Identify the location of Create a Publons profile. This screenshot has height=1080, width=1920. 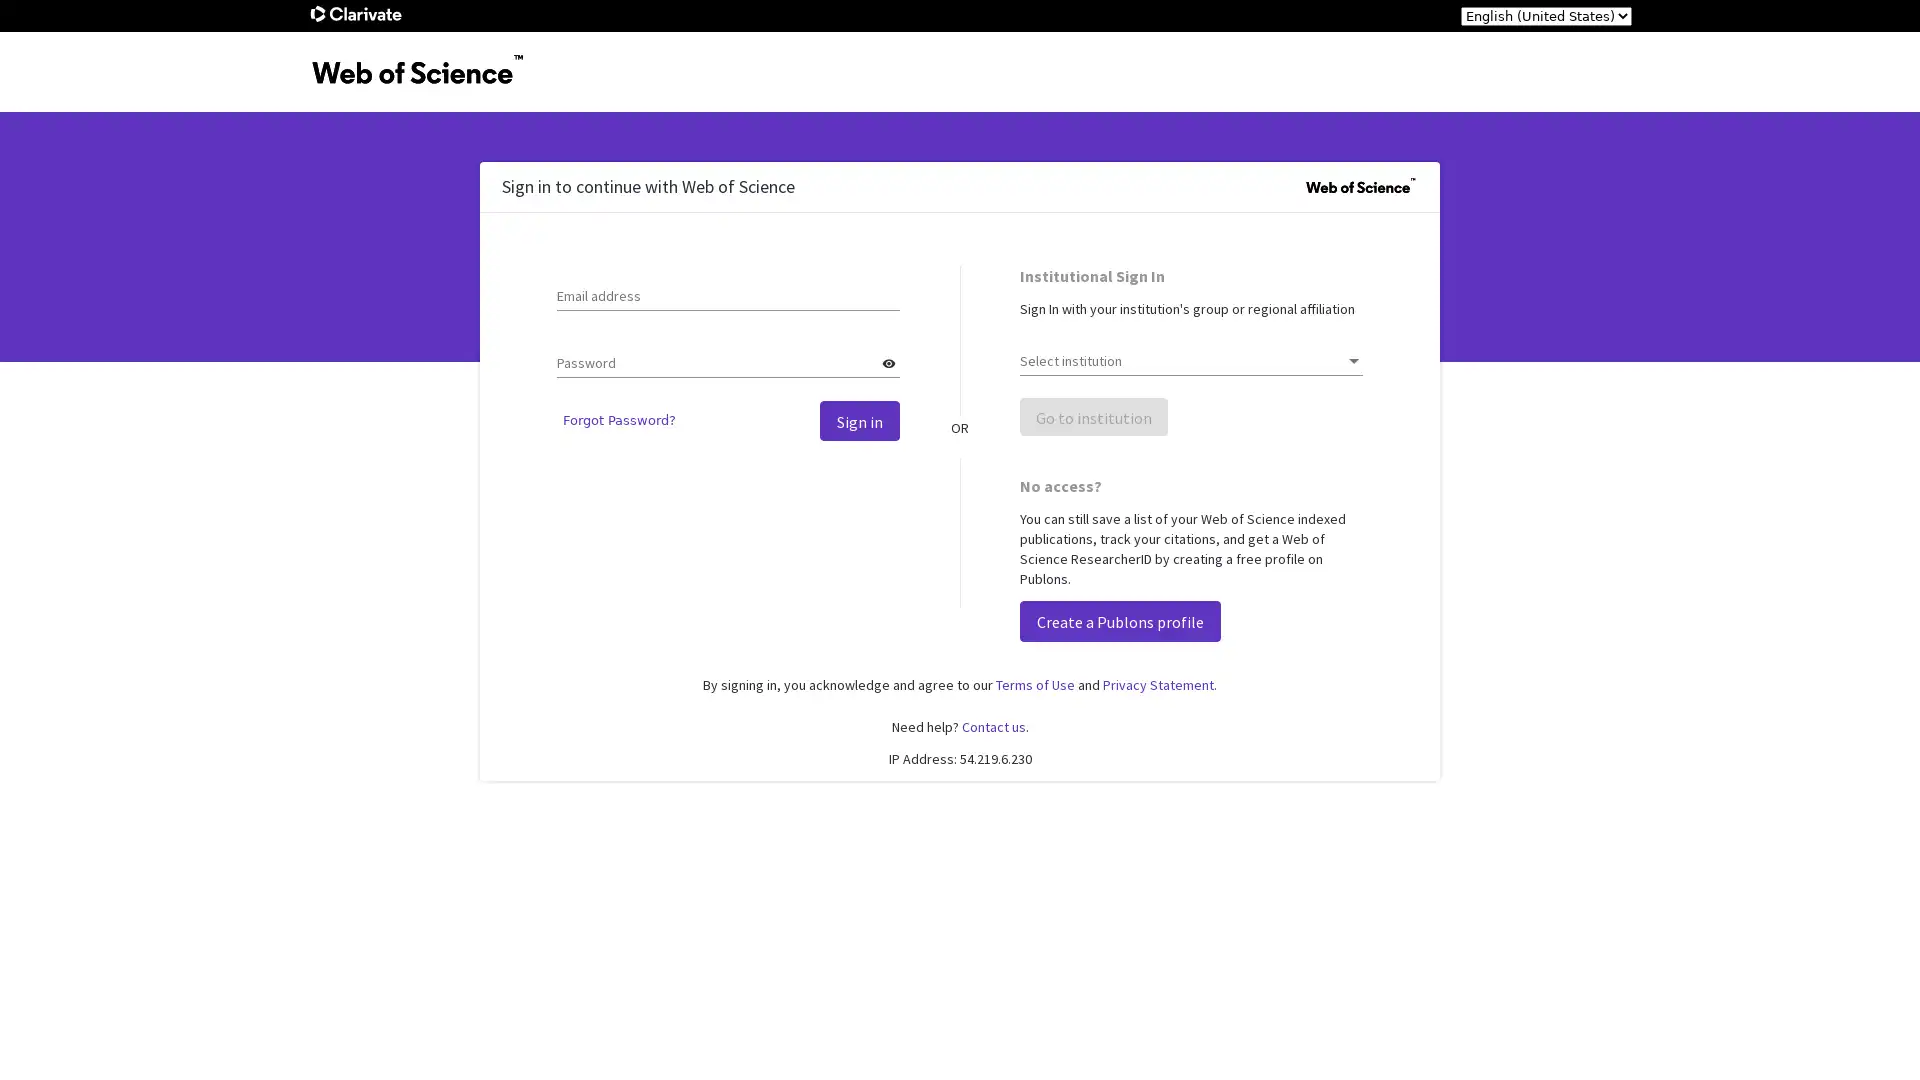
(1120, 620).